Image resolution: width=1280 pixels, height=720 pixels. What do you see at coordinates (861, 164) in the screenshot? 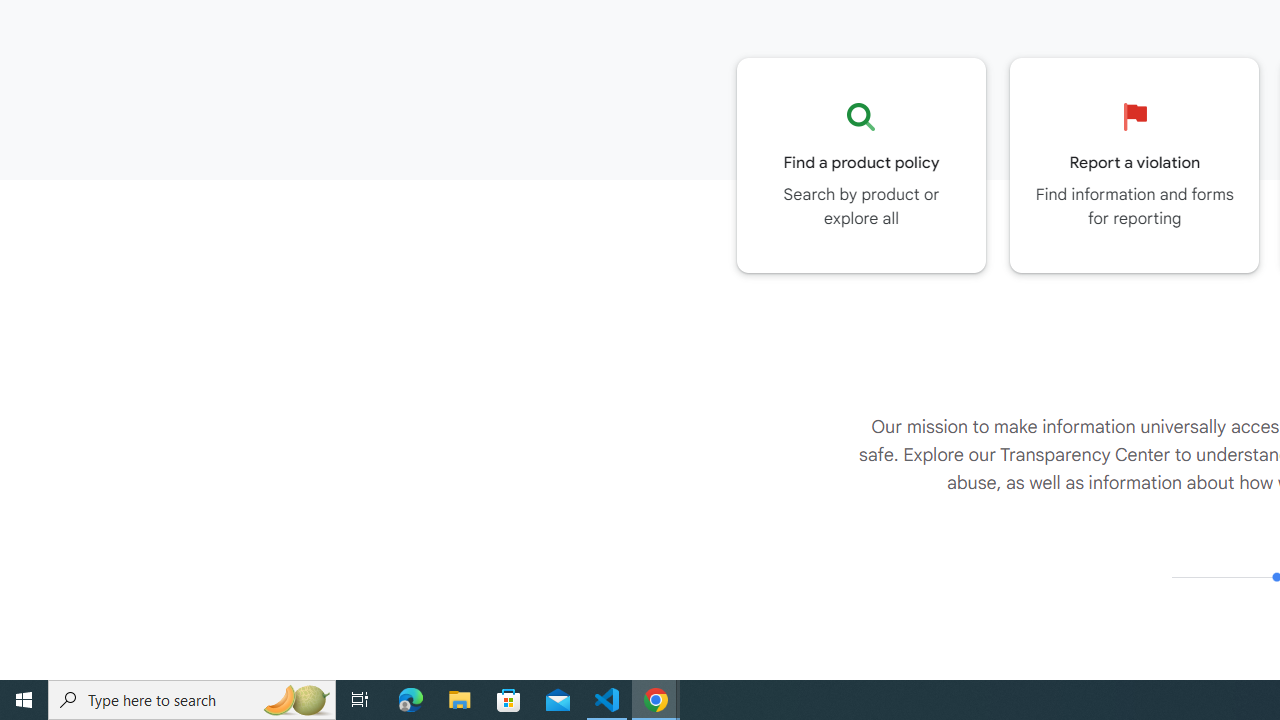
I see `'Go to the Product policy page'` at bounding box center [861, 164].